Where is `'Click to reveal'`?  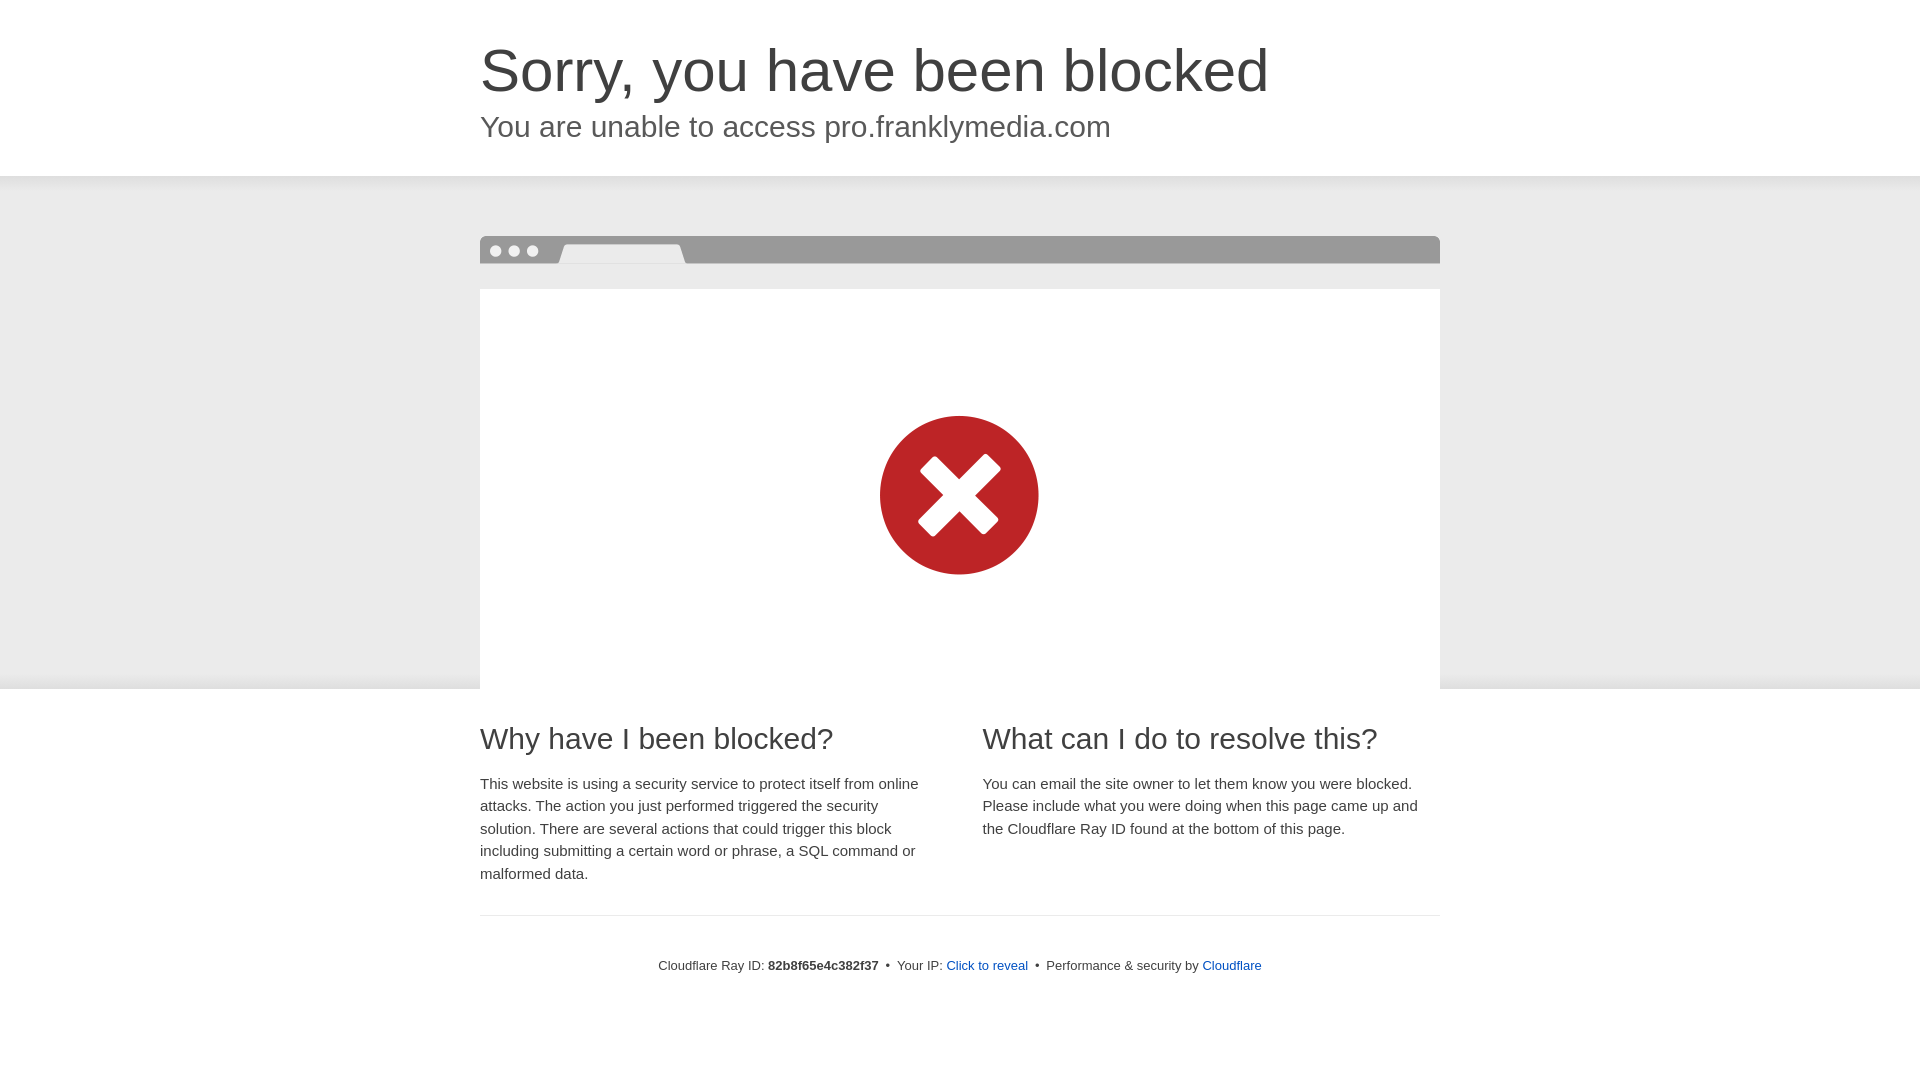 'Click to reveal' is located at coordinates (987, 964).